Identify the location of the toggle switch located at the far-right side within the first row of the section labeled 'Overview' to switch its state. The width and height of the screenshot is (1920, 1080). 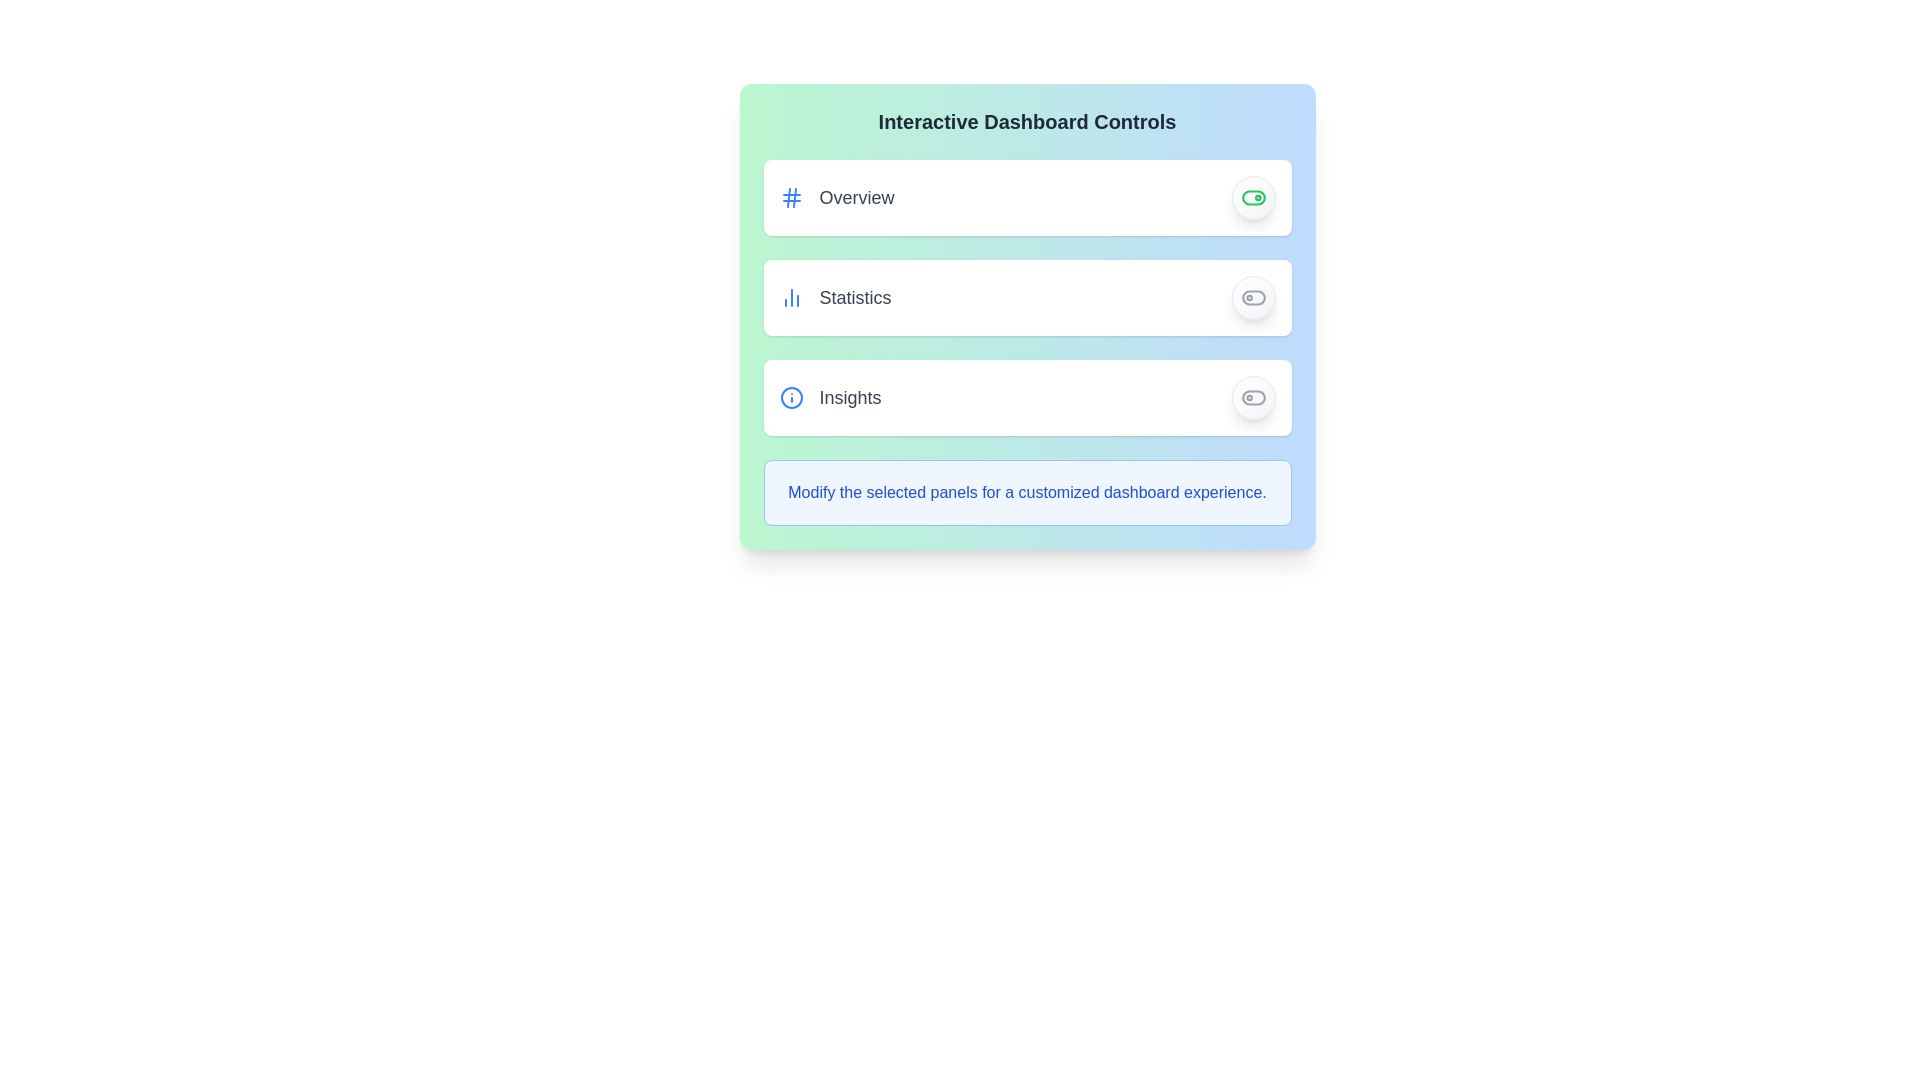
(1252, 197).